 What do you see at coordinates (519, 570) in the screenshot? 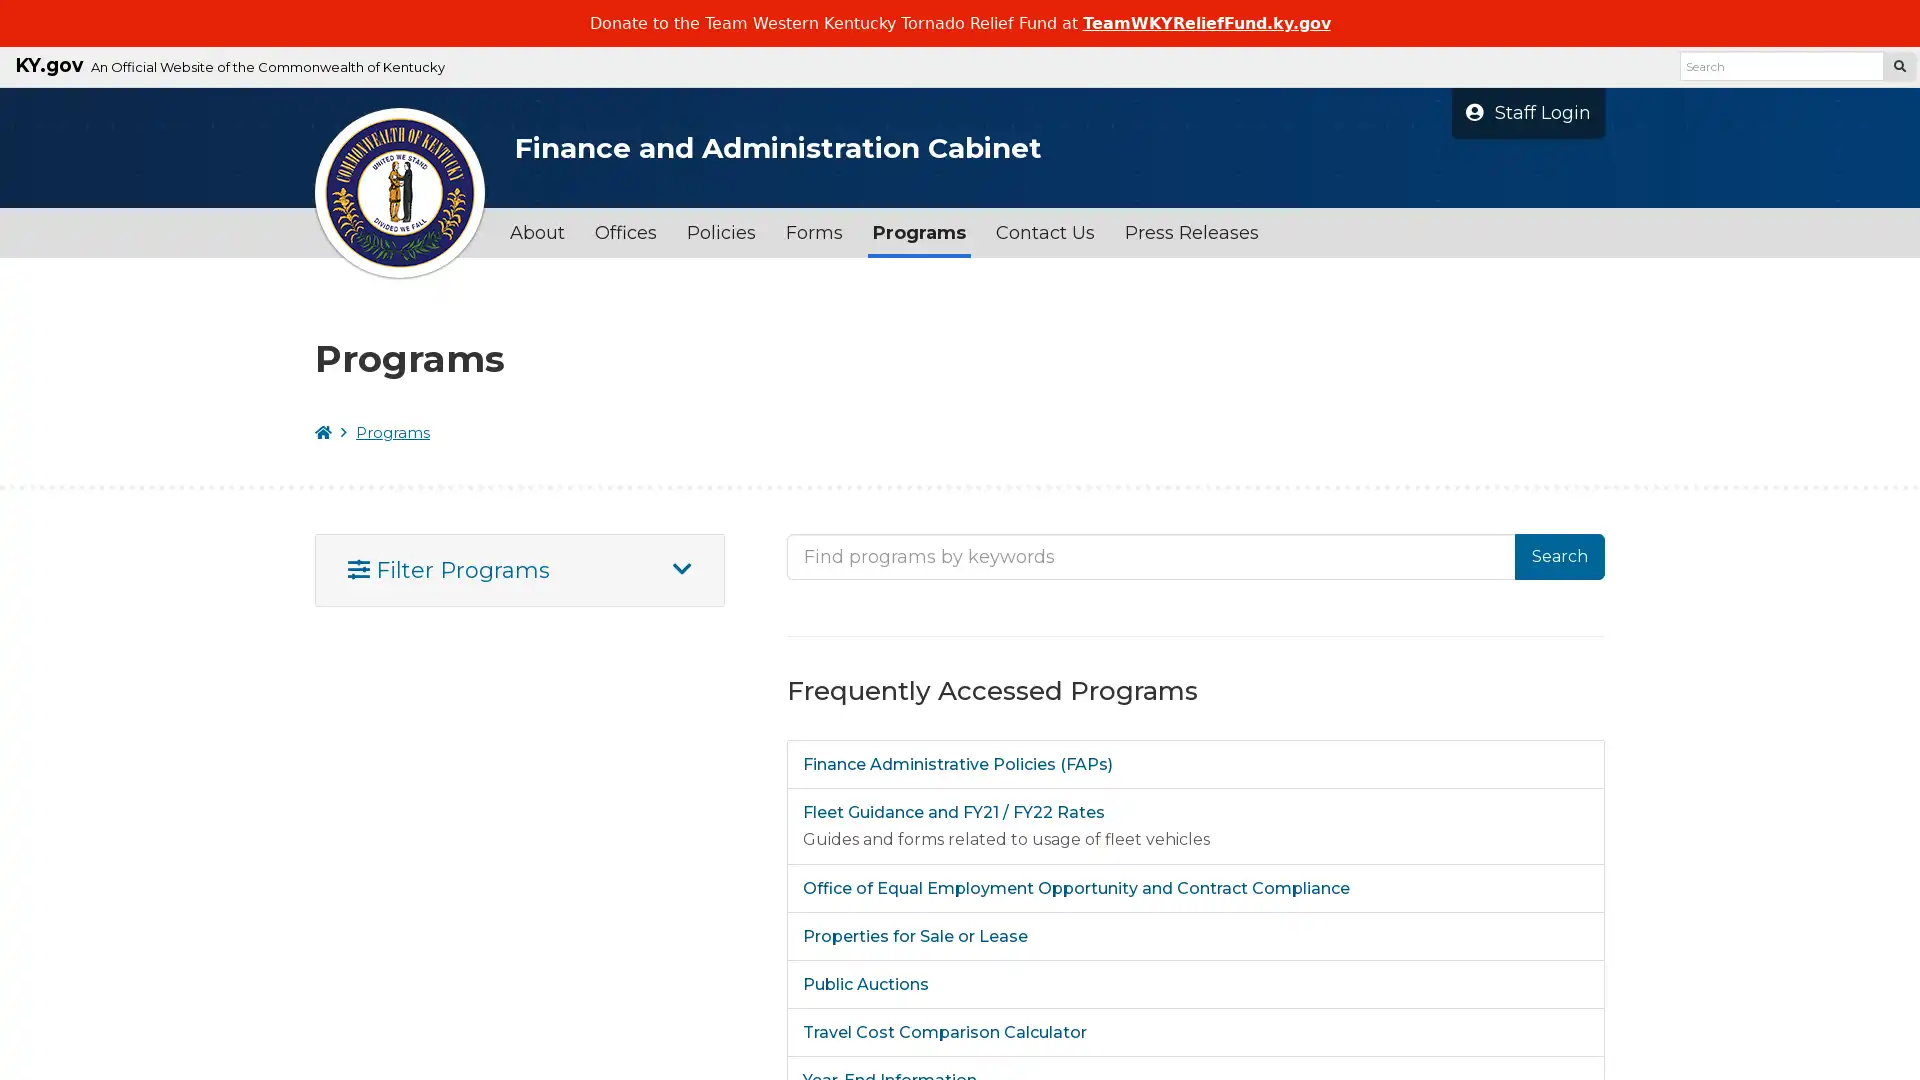
I see `Filter Programs Open And Close Filter Panel` at bounding box center [519, 570].